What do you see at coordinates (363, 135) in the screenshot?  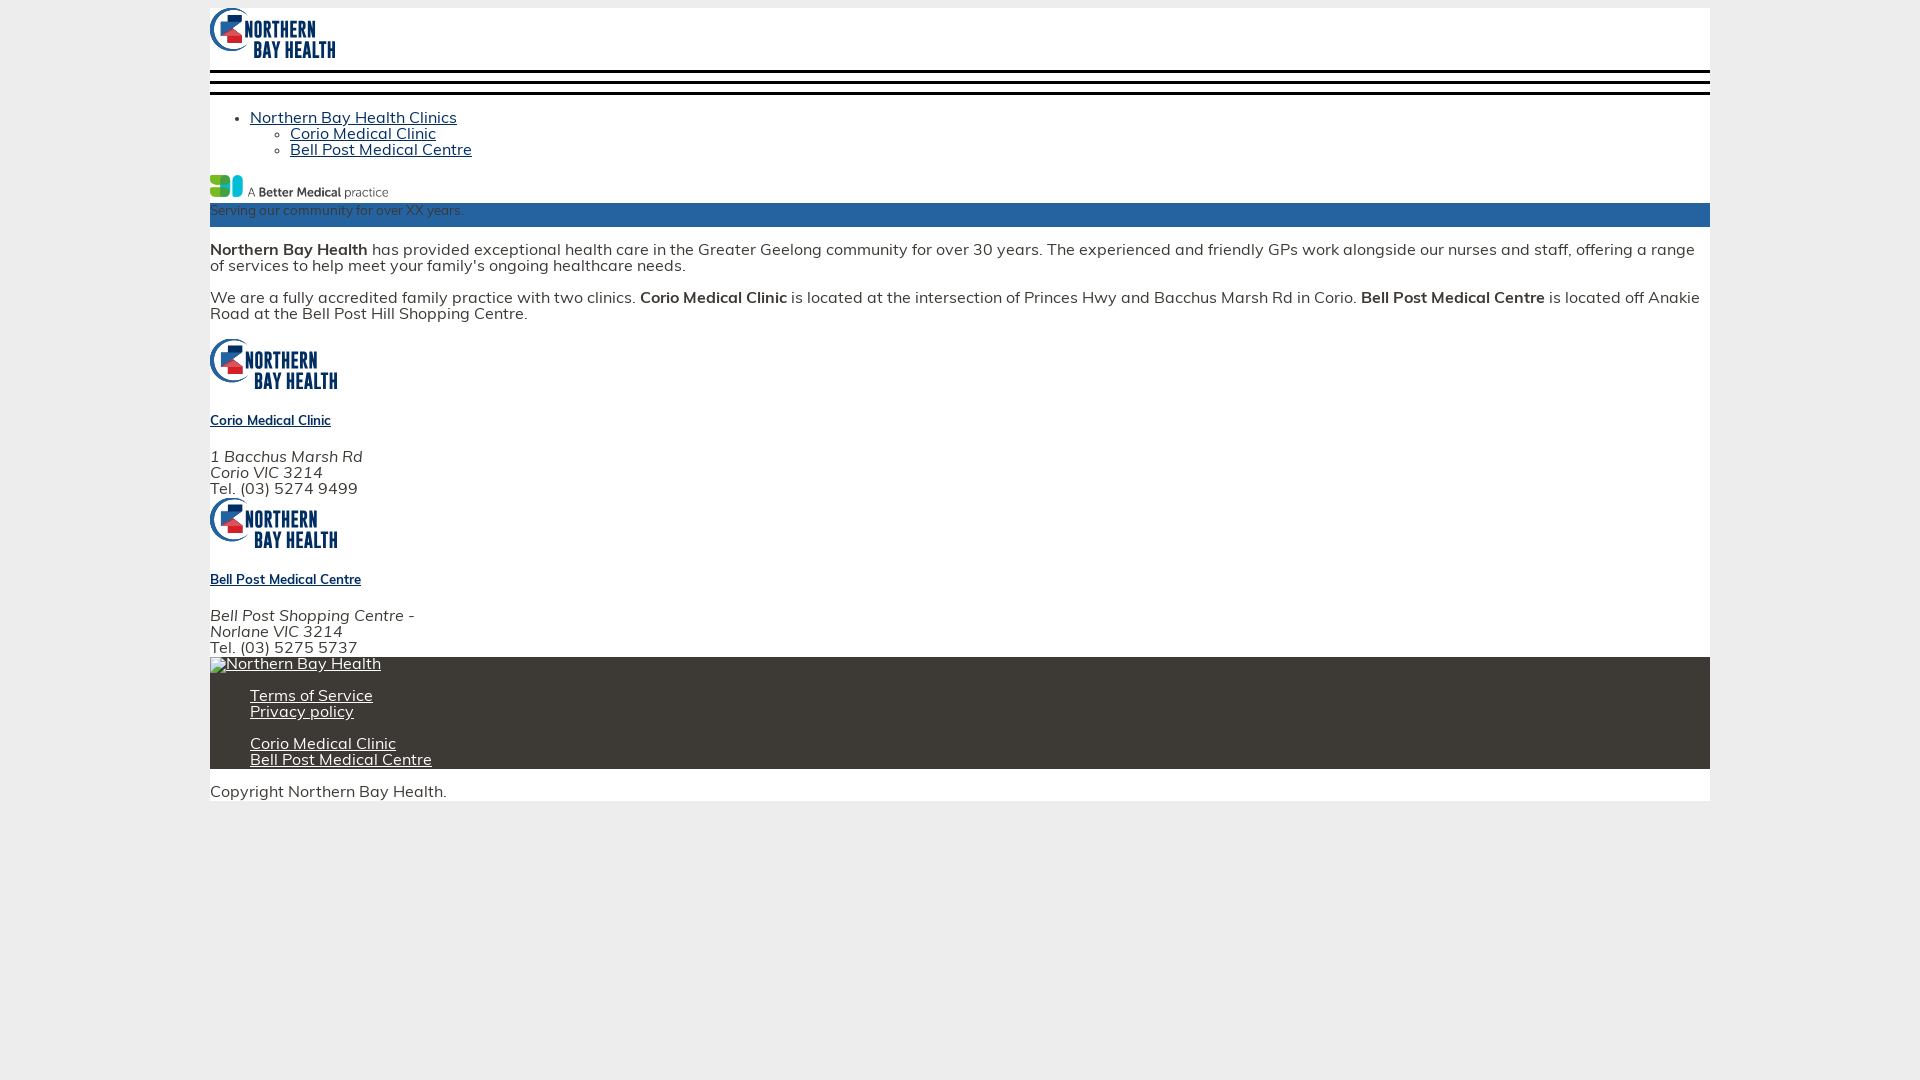 I see `'Corio Medical Clinic'` at bounding box center [363, 135].